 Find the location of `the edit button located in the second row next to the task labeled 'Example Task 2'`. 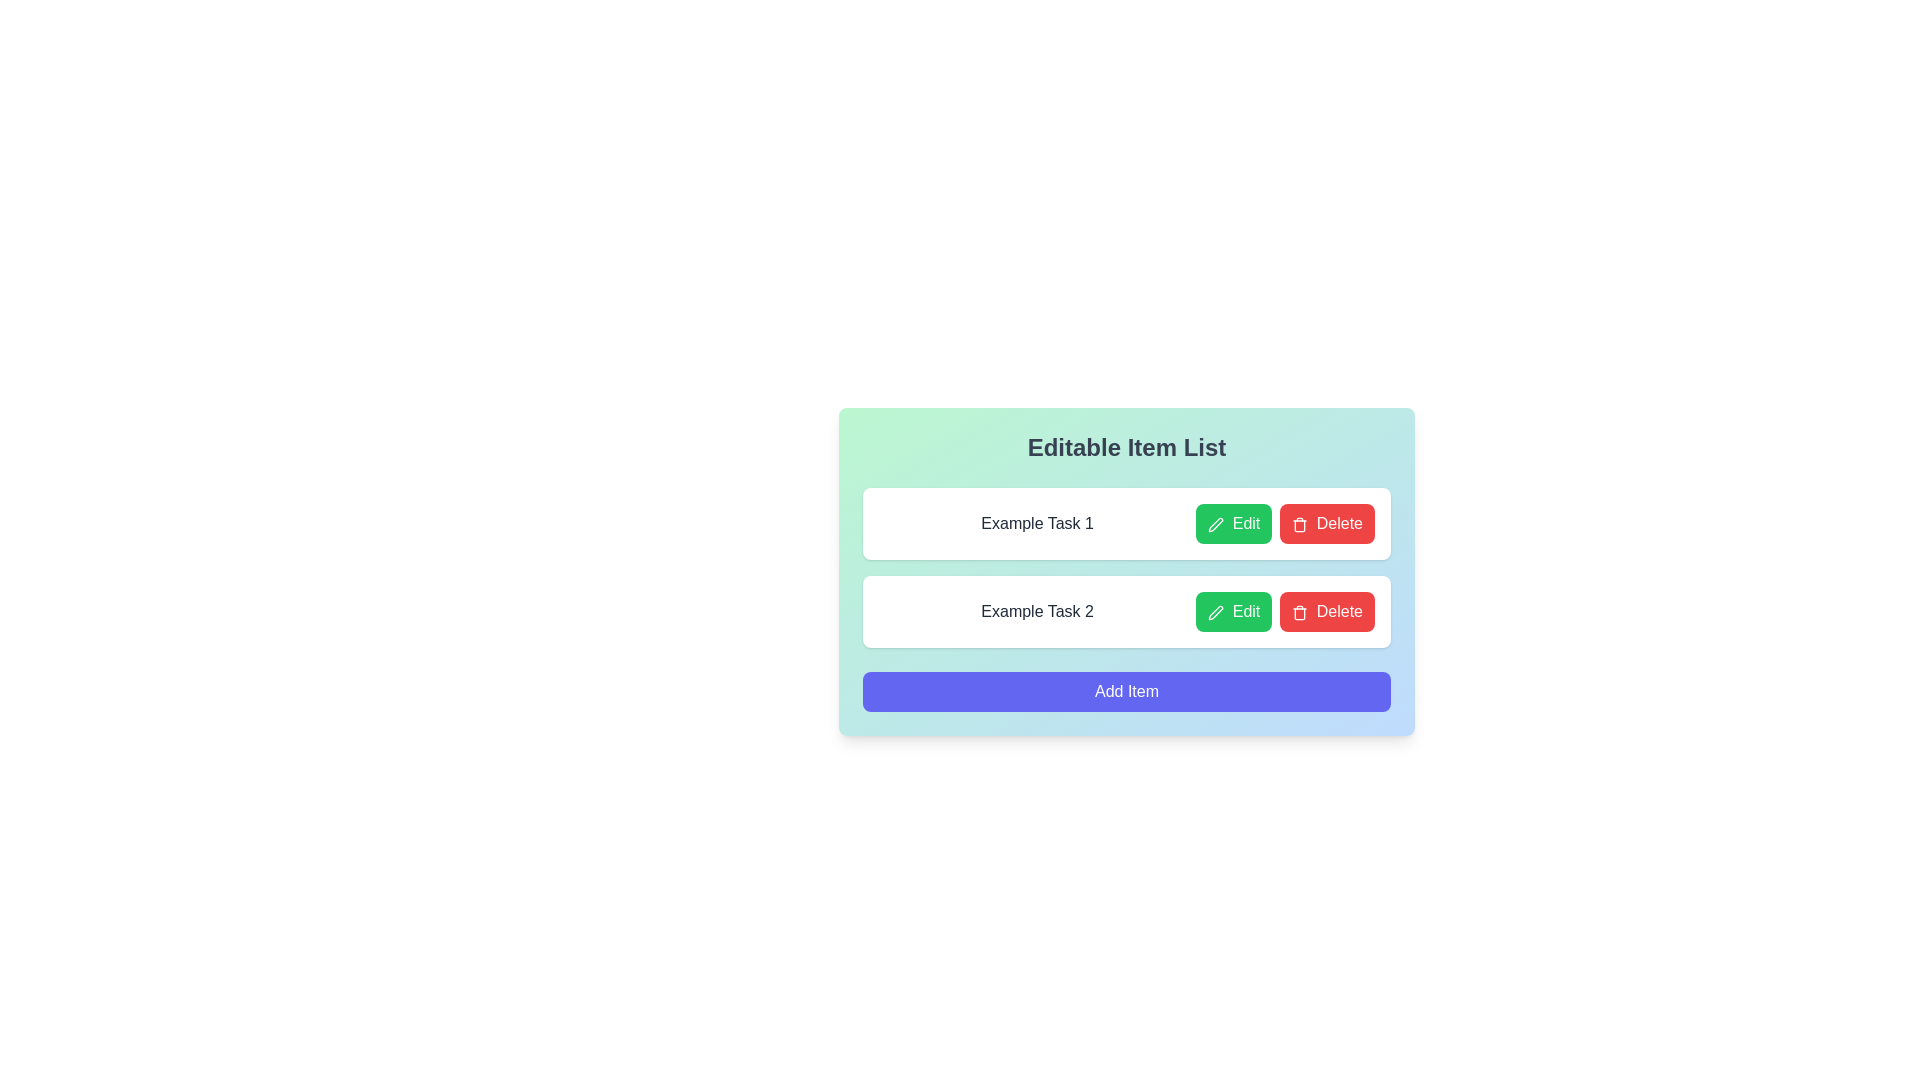

the edit button located in the second row next to the task labeled 'Example Task 2' is located at coordinates (1233, 611).